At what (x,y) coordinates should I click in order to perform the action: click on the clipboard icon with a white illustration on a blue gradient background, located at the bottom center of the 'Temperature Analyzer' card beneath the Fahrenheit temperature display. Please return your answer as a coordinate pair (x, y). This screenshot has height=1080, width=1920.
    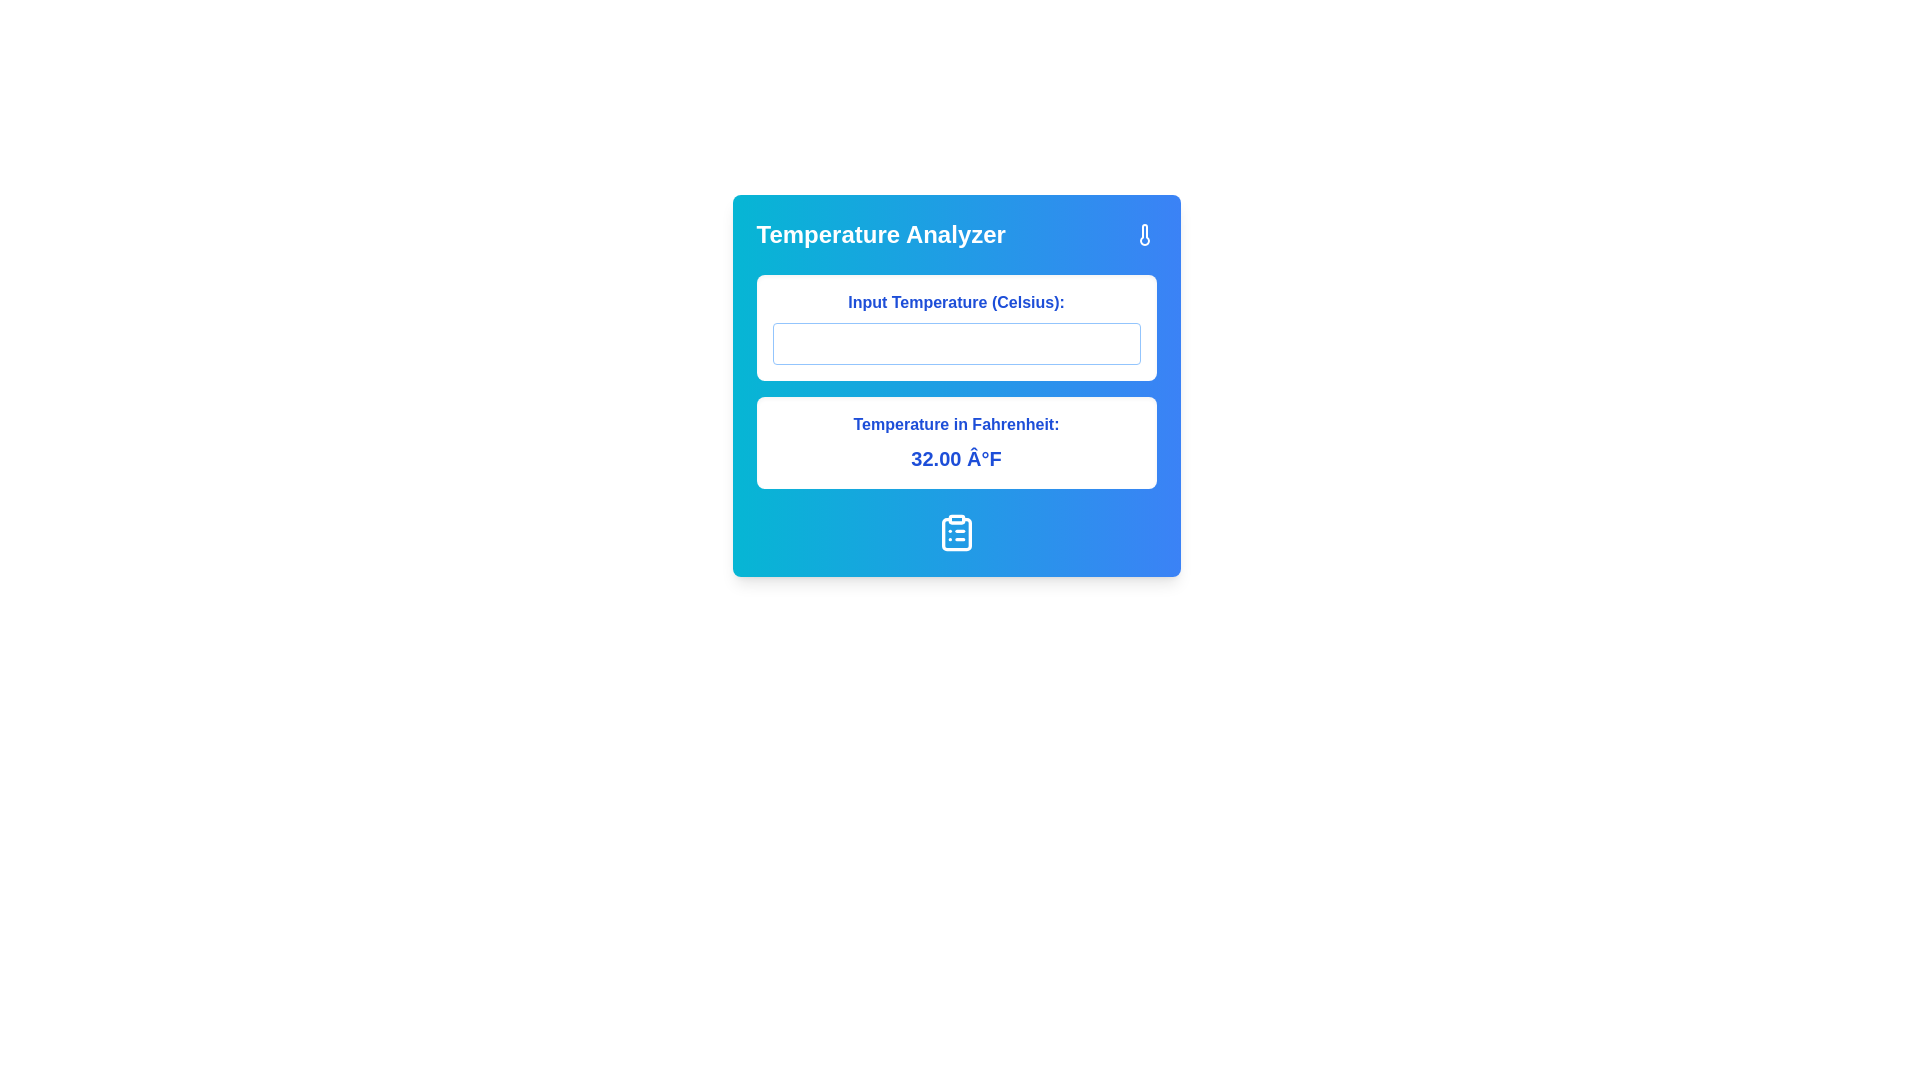
    Looking at the image, I should click on (955, 531).